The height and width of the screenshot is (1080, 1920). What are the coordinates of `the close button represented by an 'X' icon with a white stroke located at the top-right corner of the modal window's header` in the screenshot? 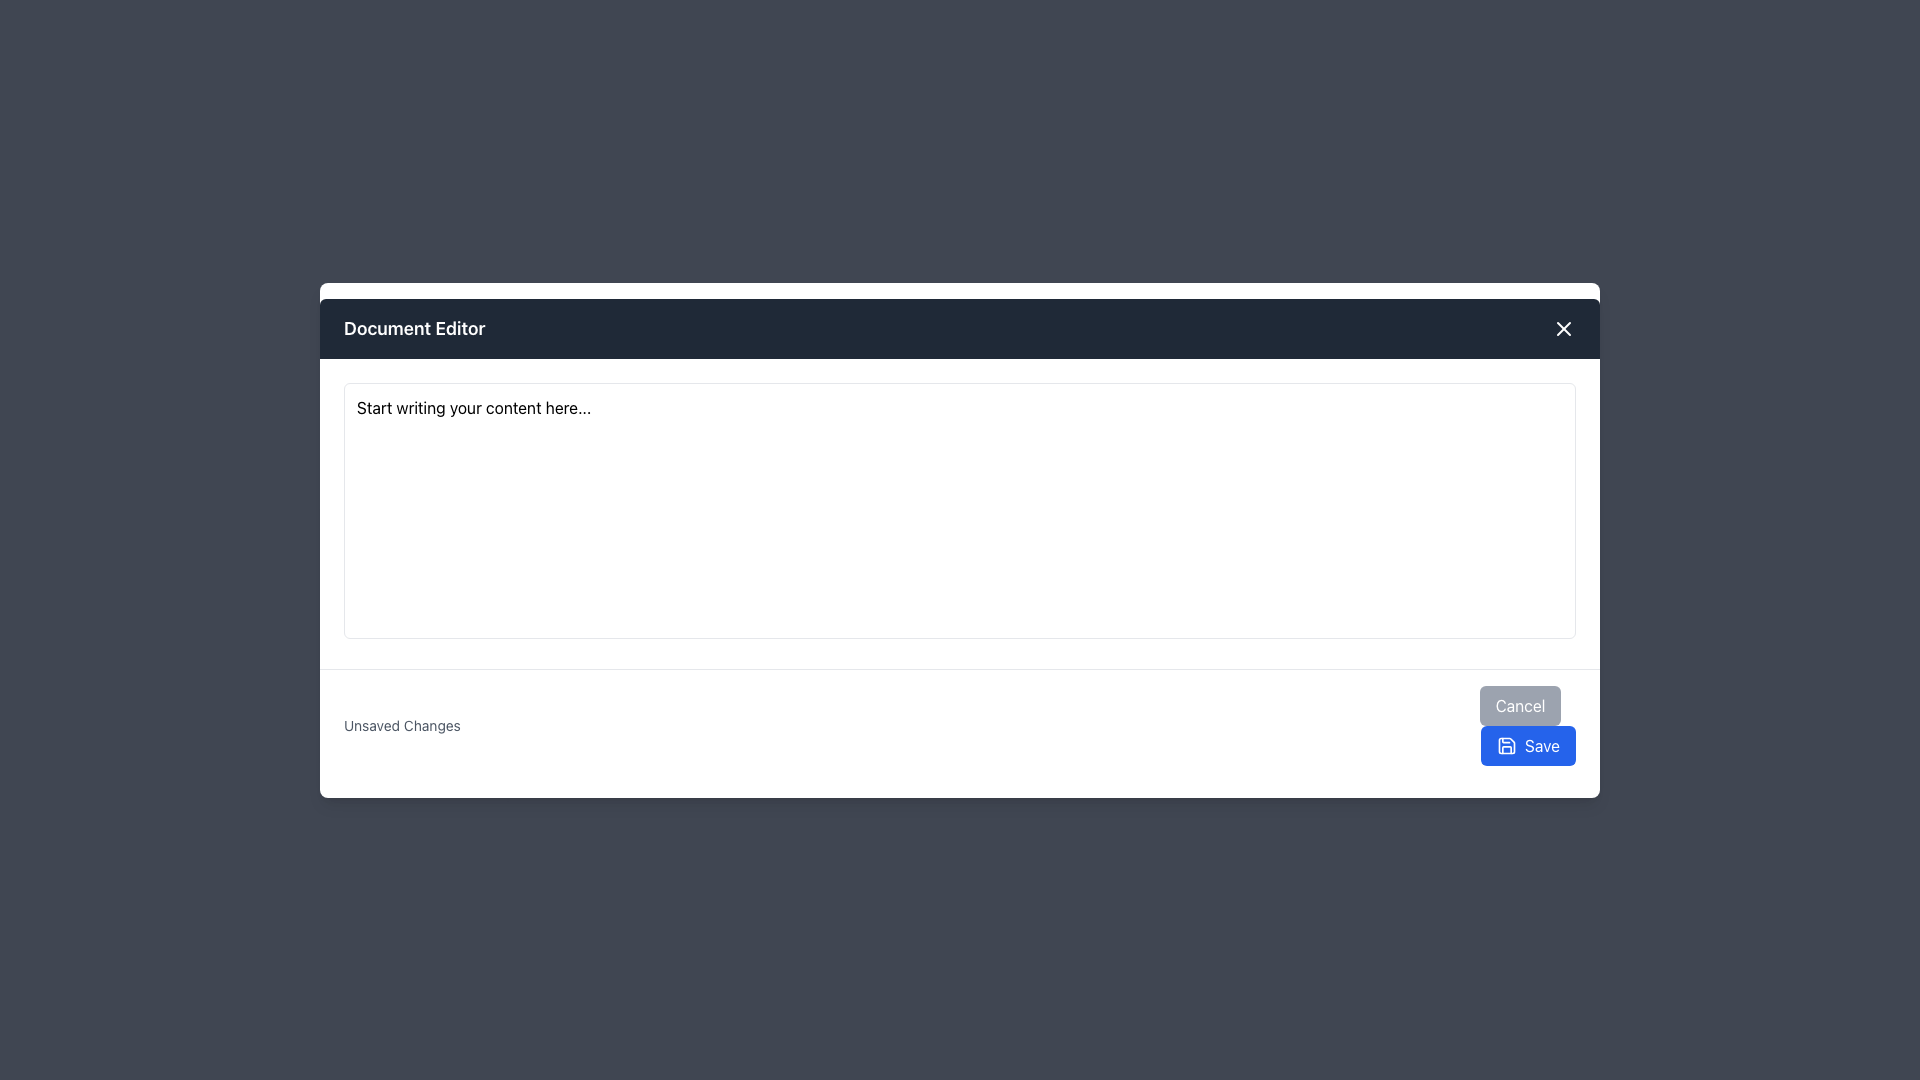 It's located at (1563, 327).